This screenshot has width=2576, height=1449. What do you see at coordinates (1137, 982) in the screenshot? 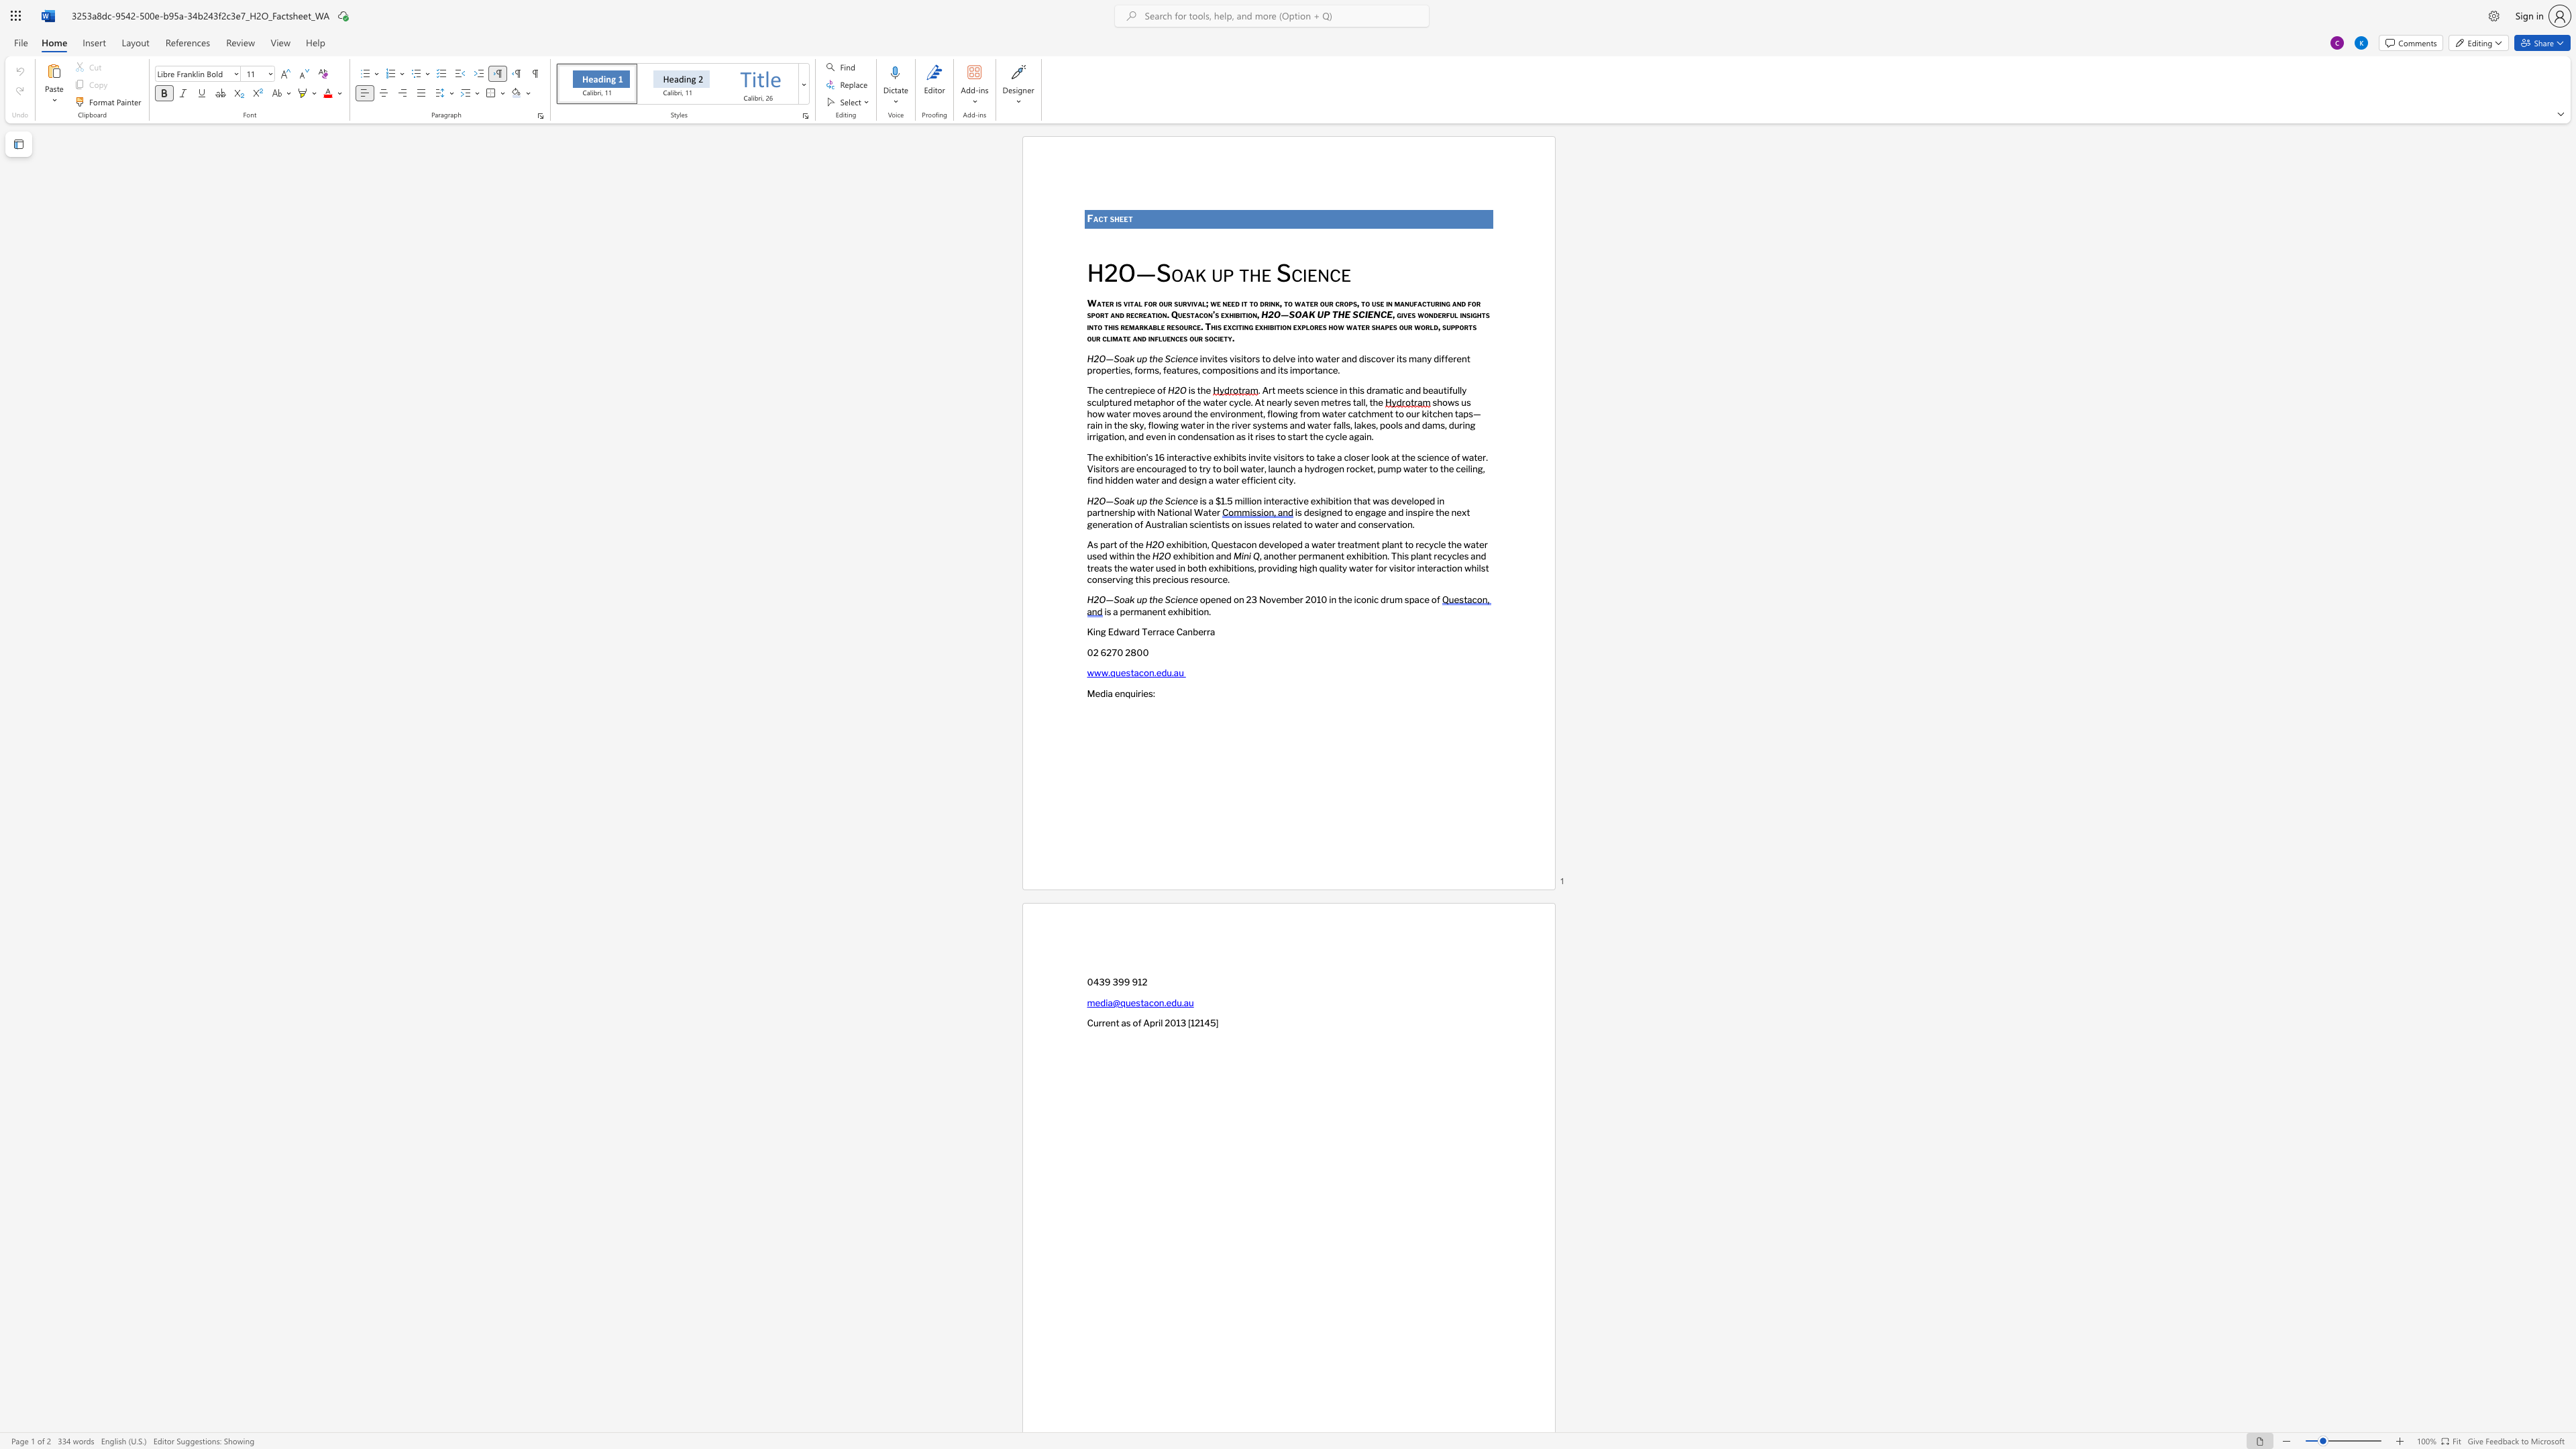
I see `the subset text "12" within the text "0439 399 912"` at bounding box center [1137, 982].